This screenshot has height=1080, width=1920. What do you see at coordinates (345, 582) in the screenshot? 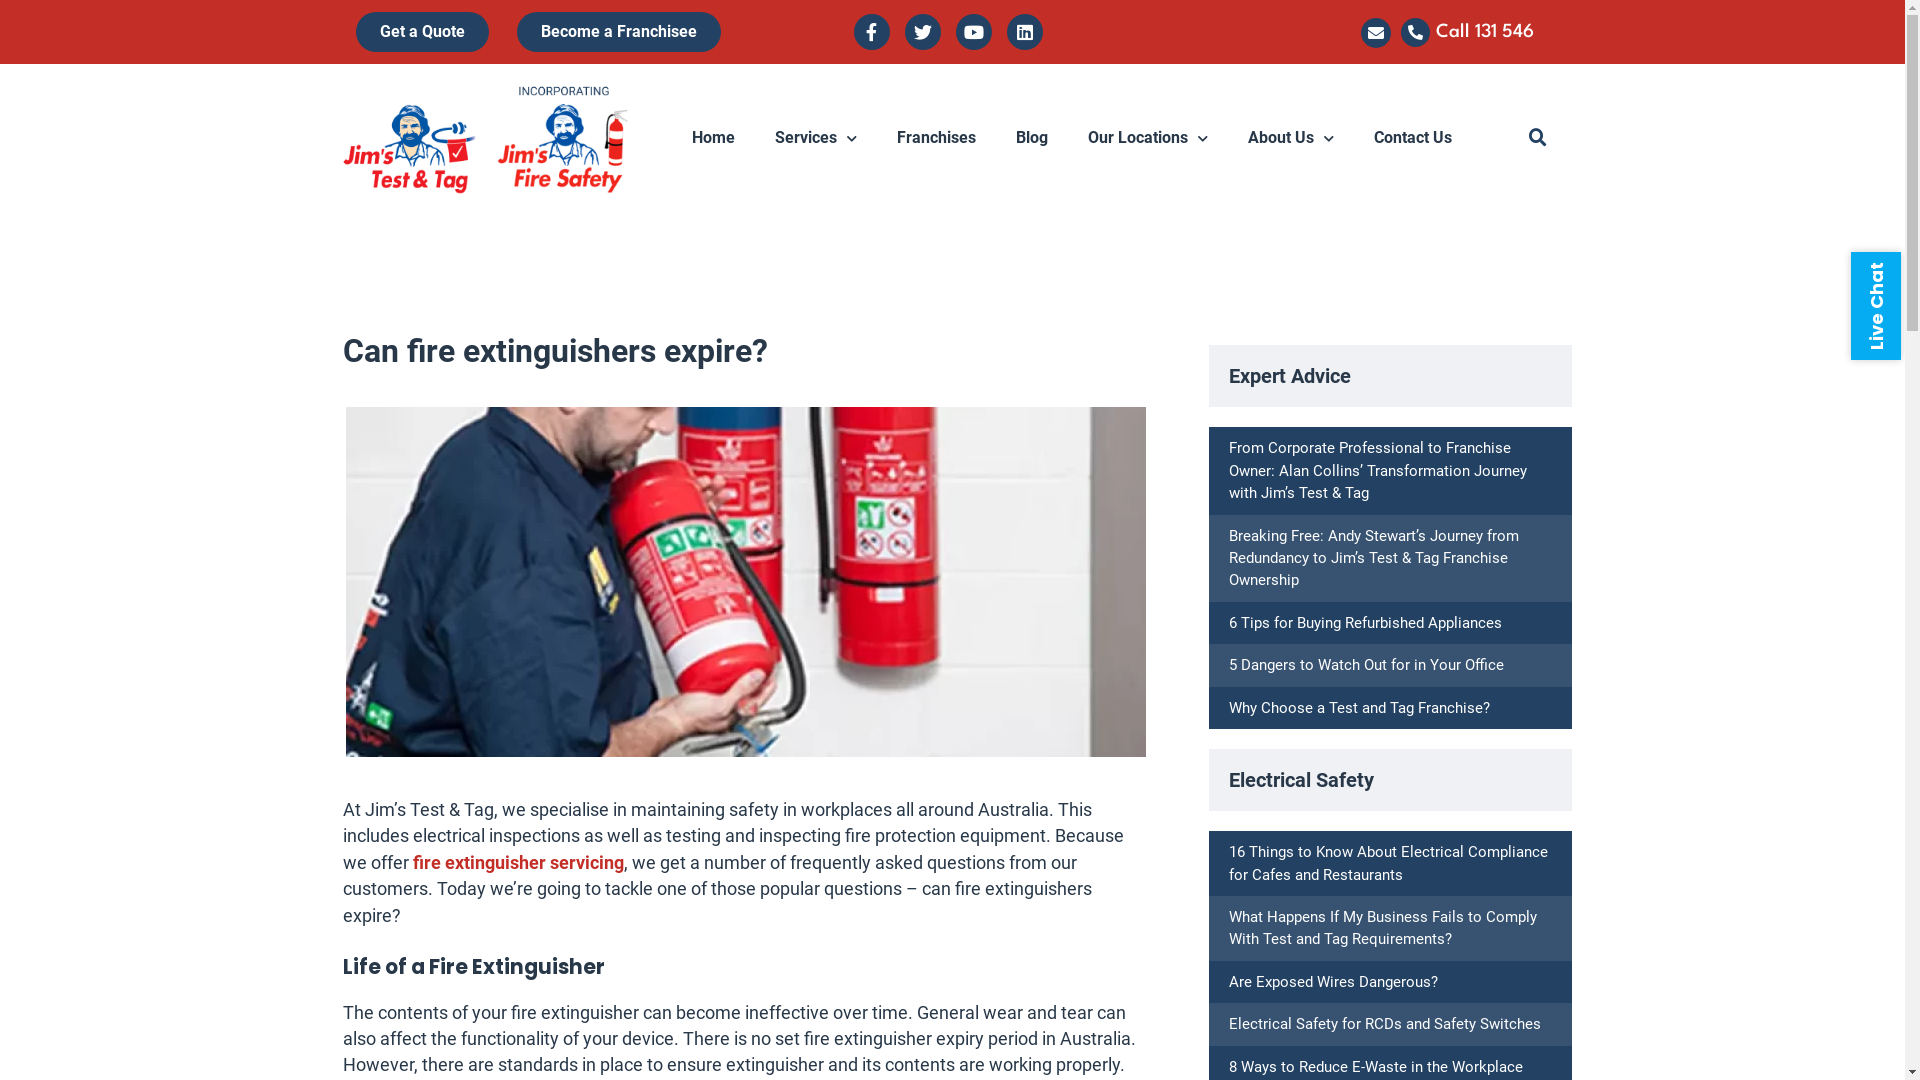
I see `'fire-protection-testing'` at bounding box center [345, 582].